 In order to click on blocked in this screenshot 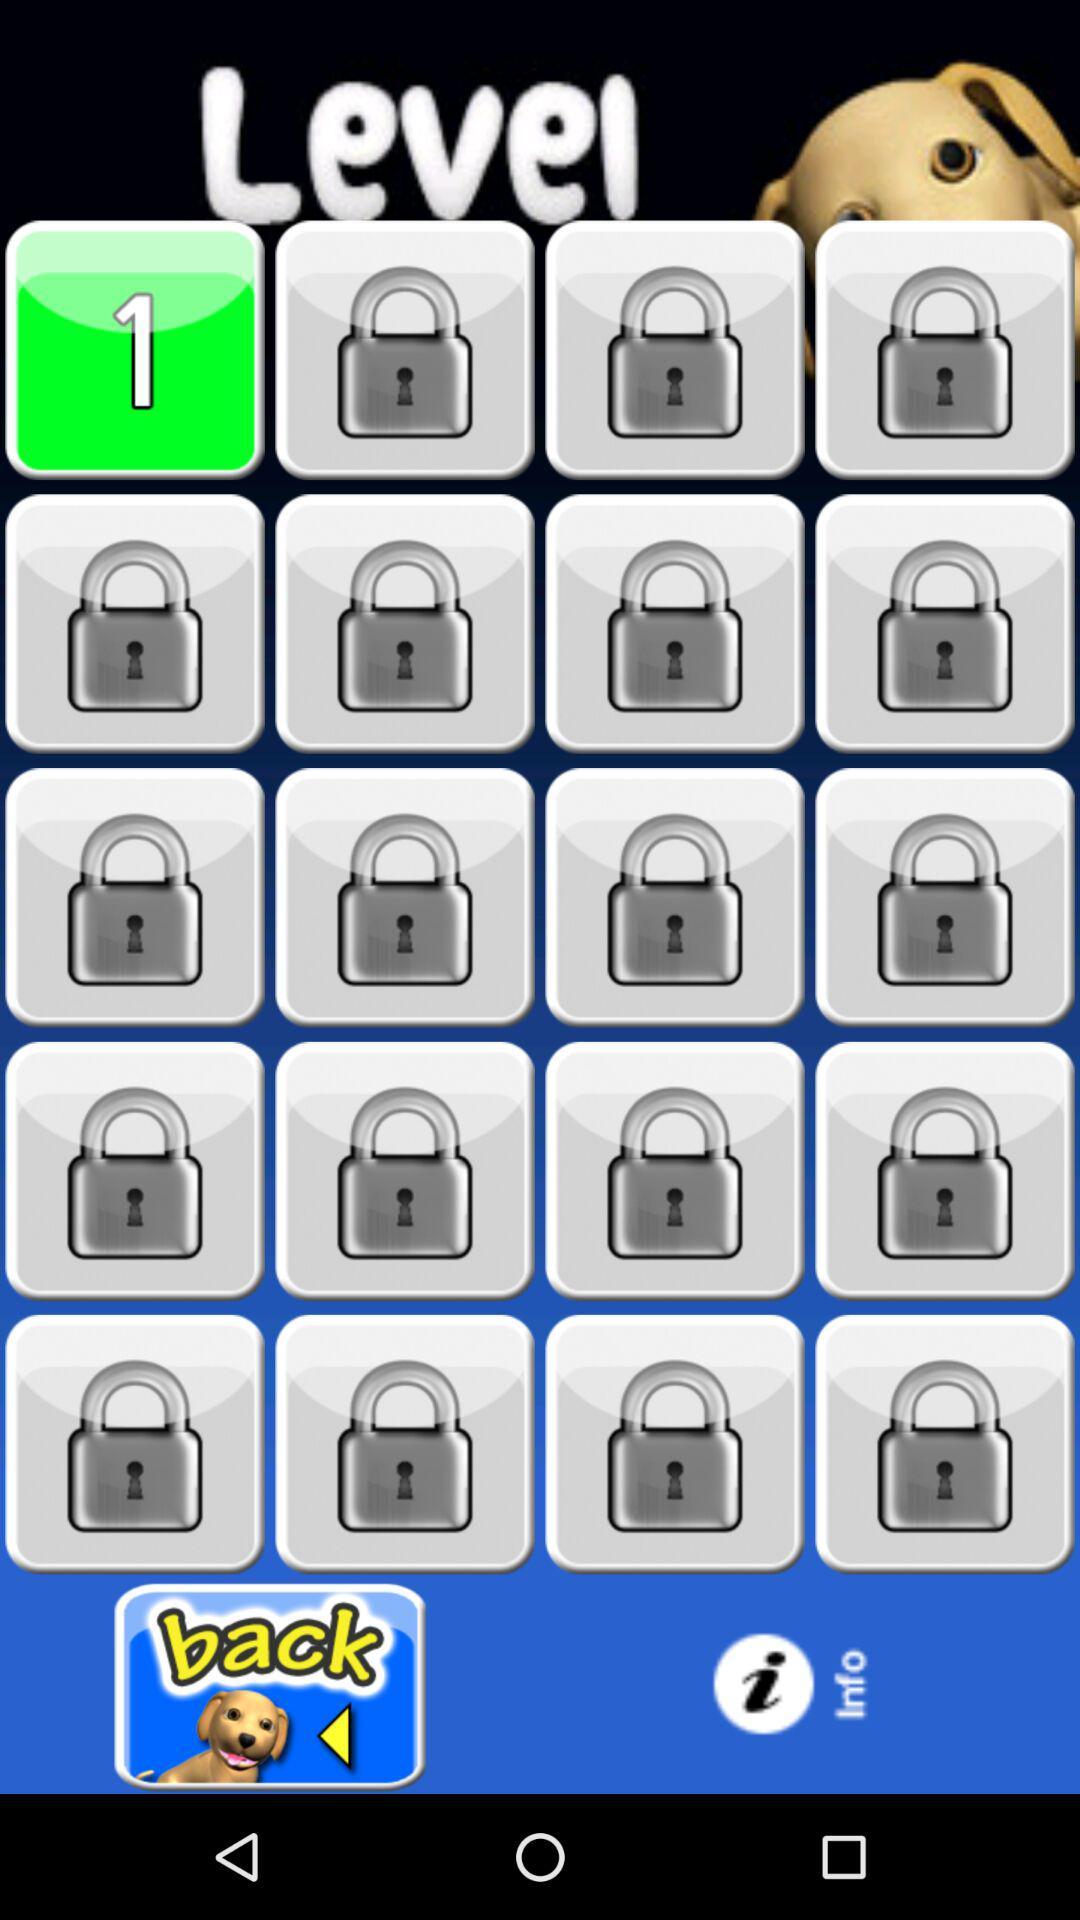, I will do `click(405, 623)`.